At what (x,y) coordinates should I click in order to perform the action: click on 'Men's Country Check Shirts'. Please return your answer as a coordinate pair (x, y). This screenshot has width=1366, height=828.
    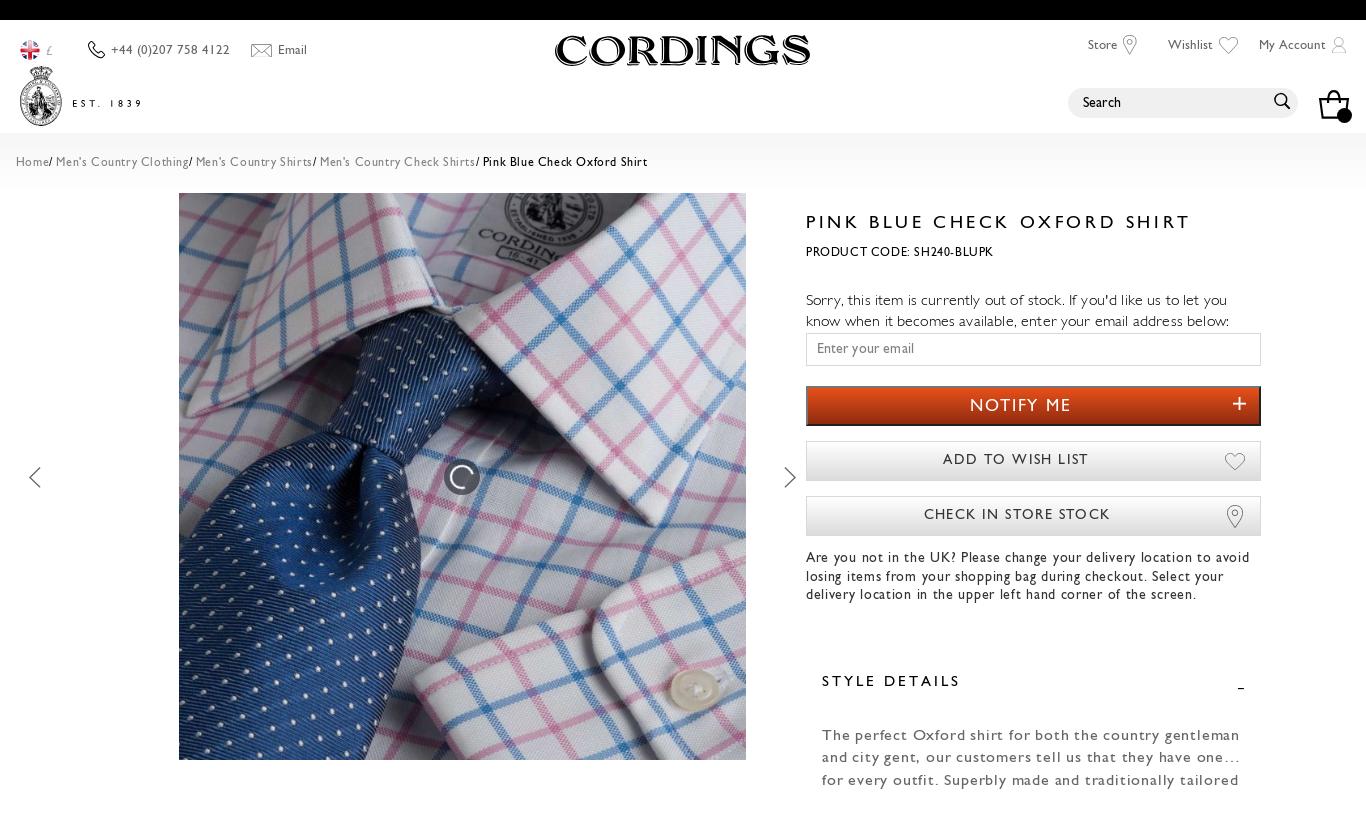
    Looking at the image, I should click on (320, 163).